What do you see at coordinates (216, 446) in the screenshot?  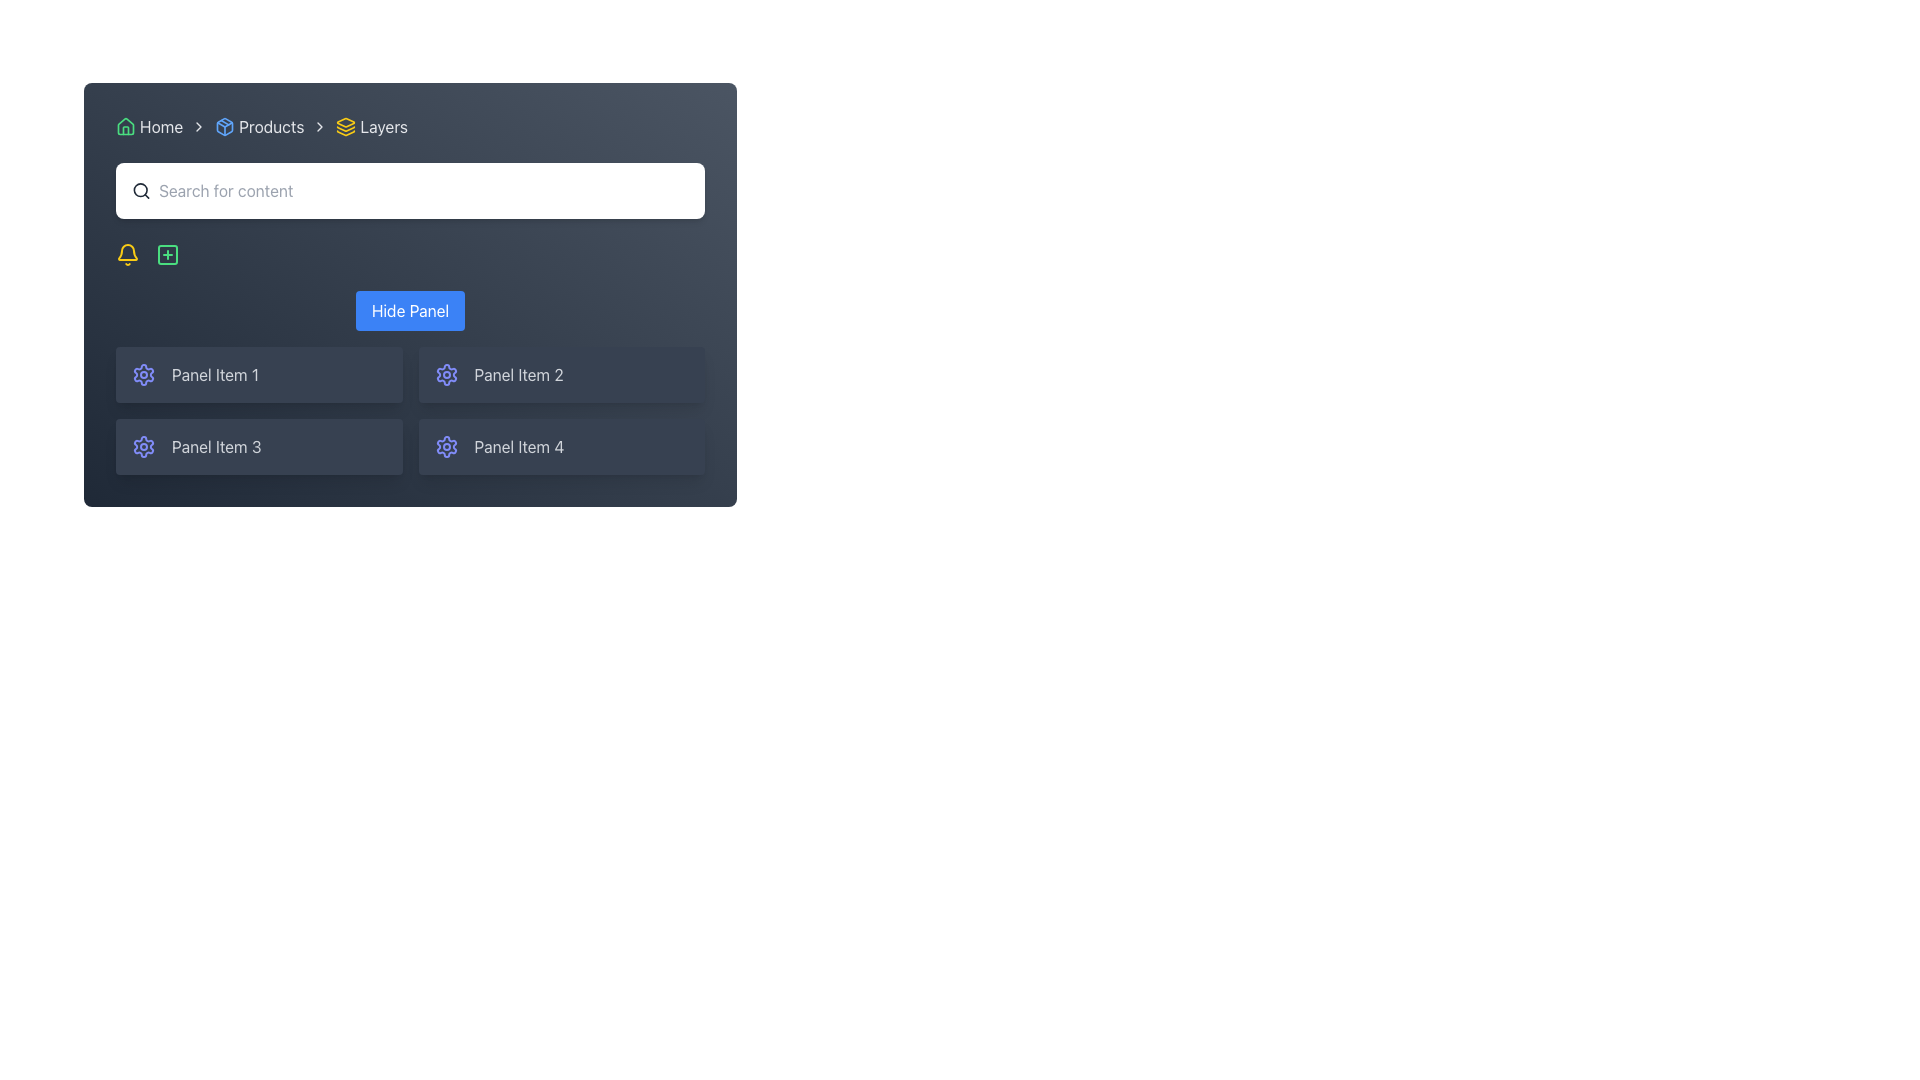 I see `text content of the button labeled 'Panel Item 3', which is styled with gray text on a dark gray button-like background located in the bottom left panel of a grid of buttons` at bounding box center [216, 446].